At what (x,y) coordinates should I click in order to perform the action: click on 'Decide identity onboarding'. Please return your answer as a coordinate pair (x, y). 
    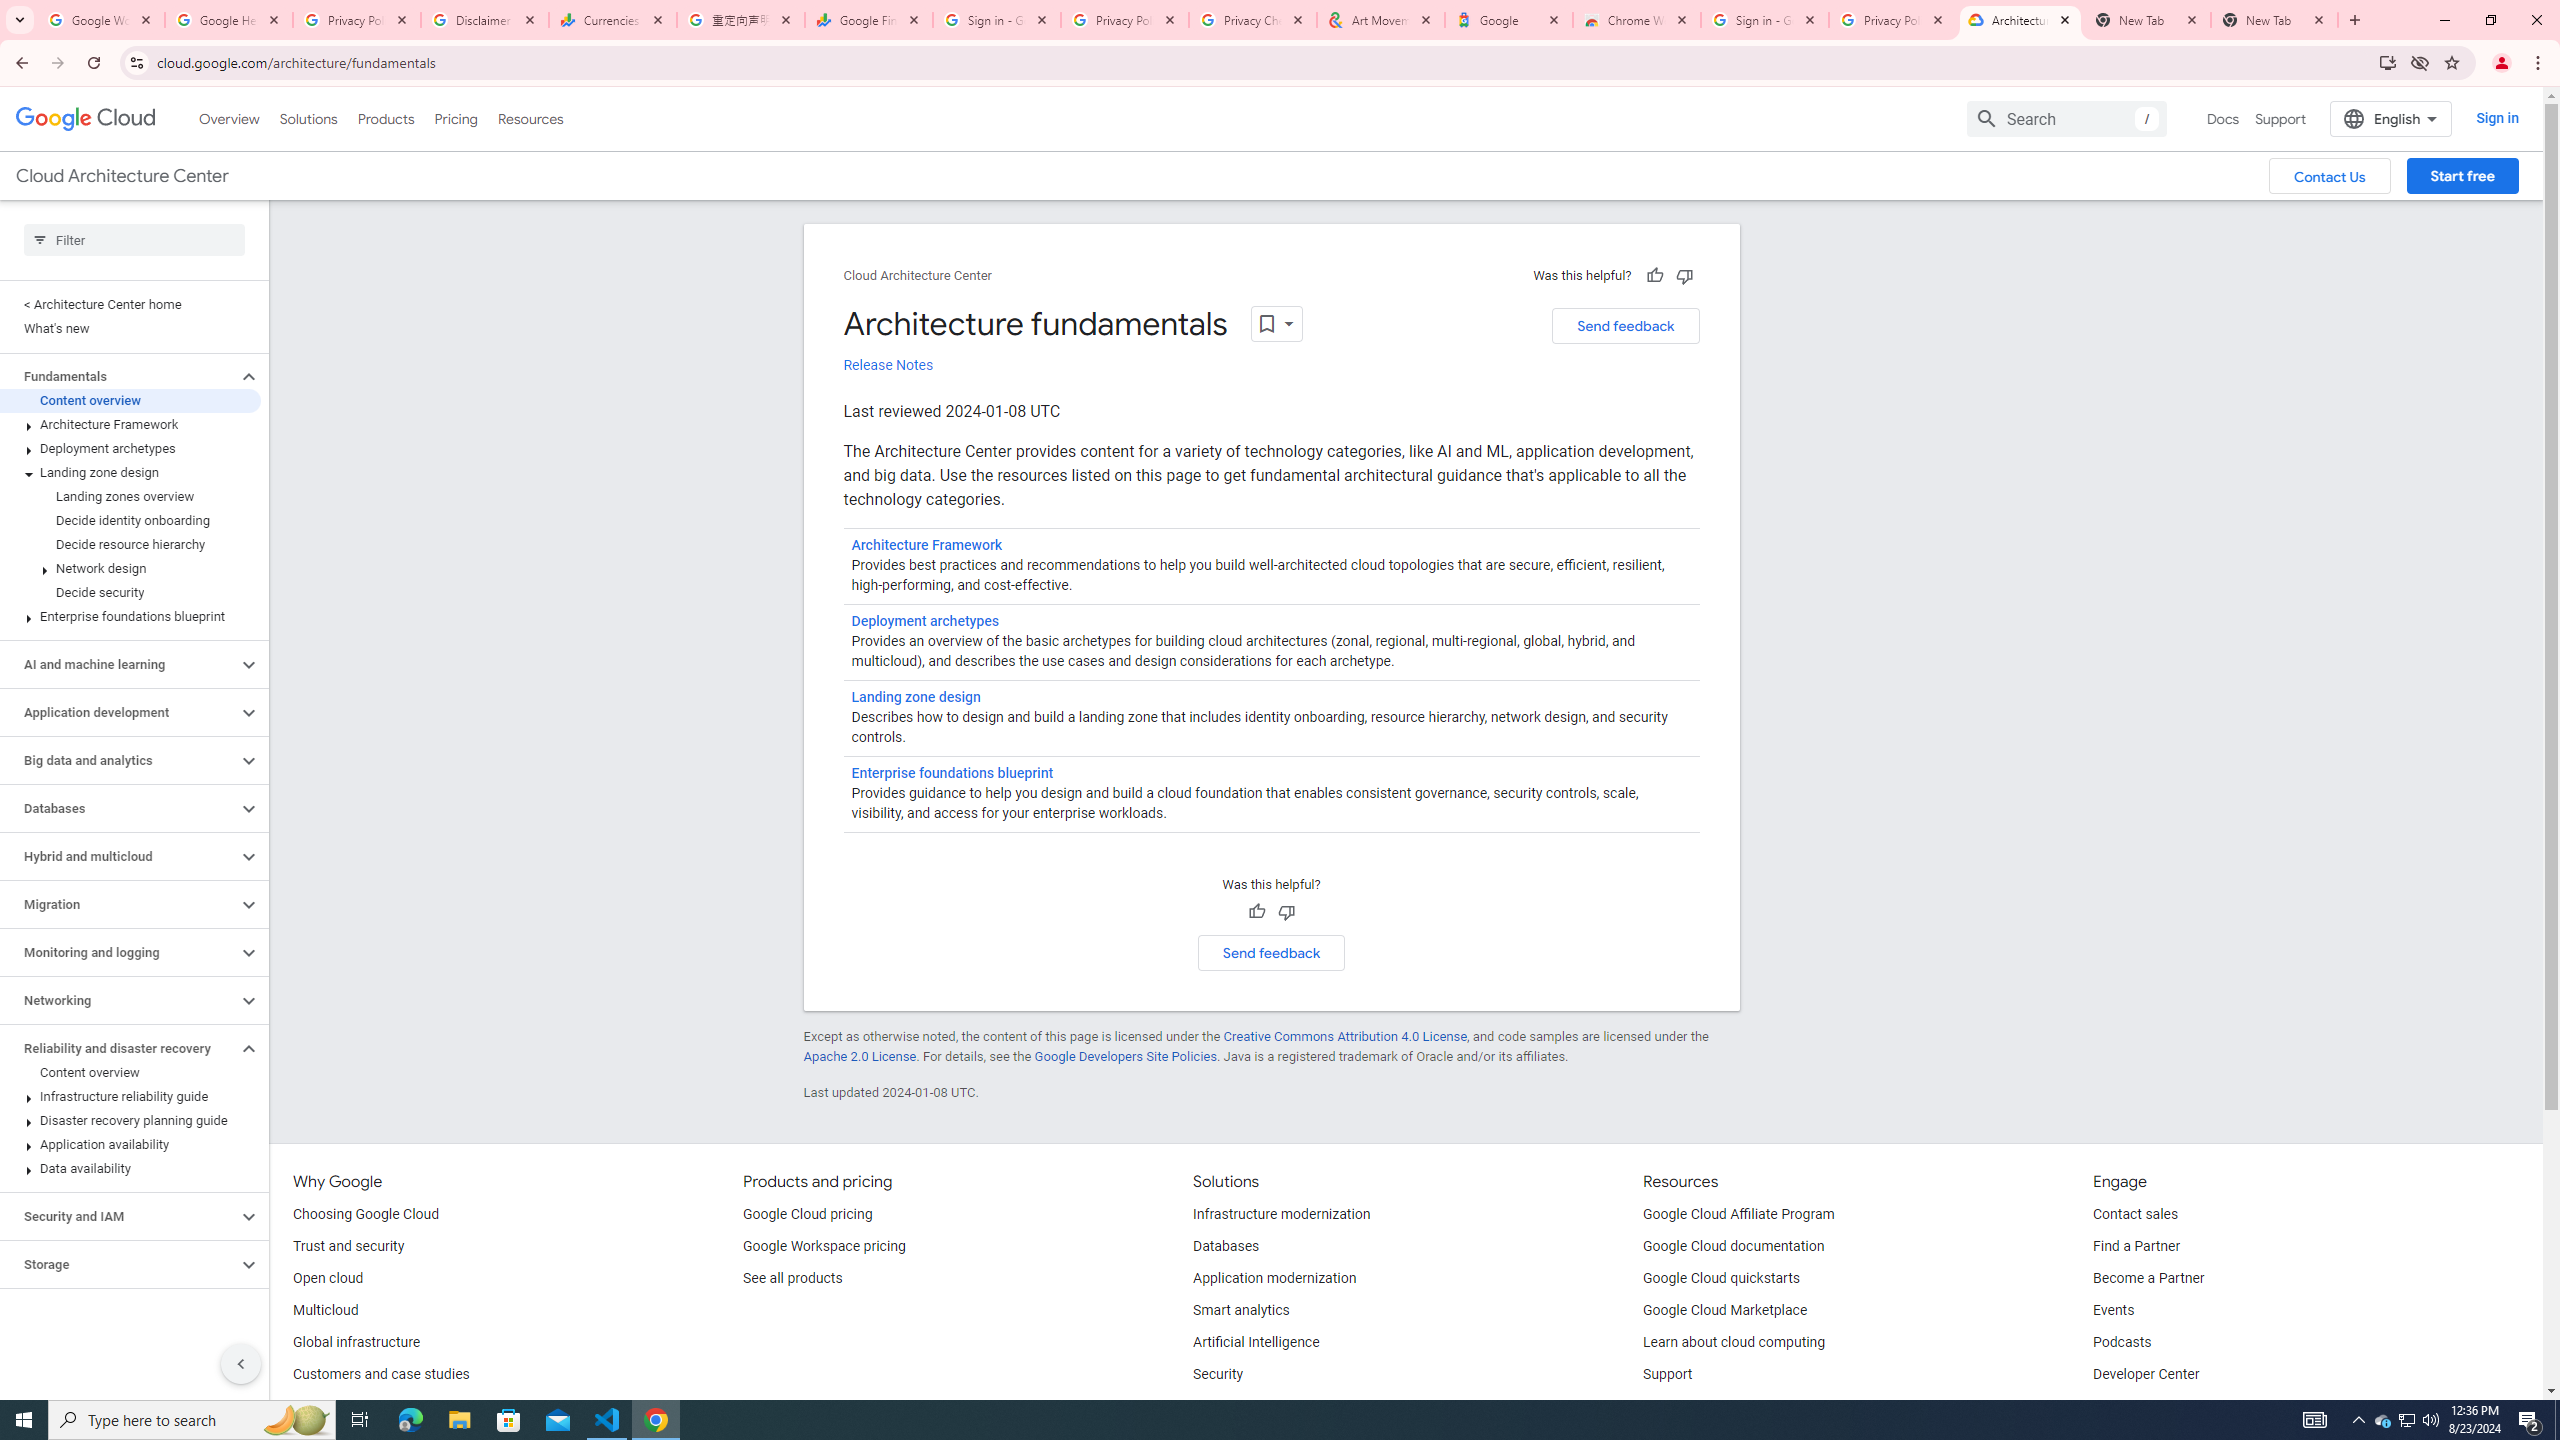
    Looking at the image, I should click on (130, 520).